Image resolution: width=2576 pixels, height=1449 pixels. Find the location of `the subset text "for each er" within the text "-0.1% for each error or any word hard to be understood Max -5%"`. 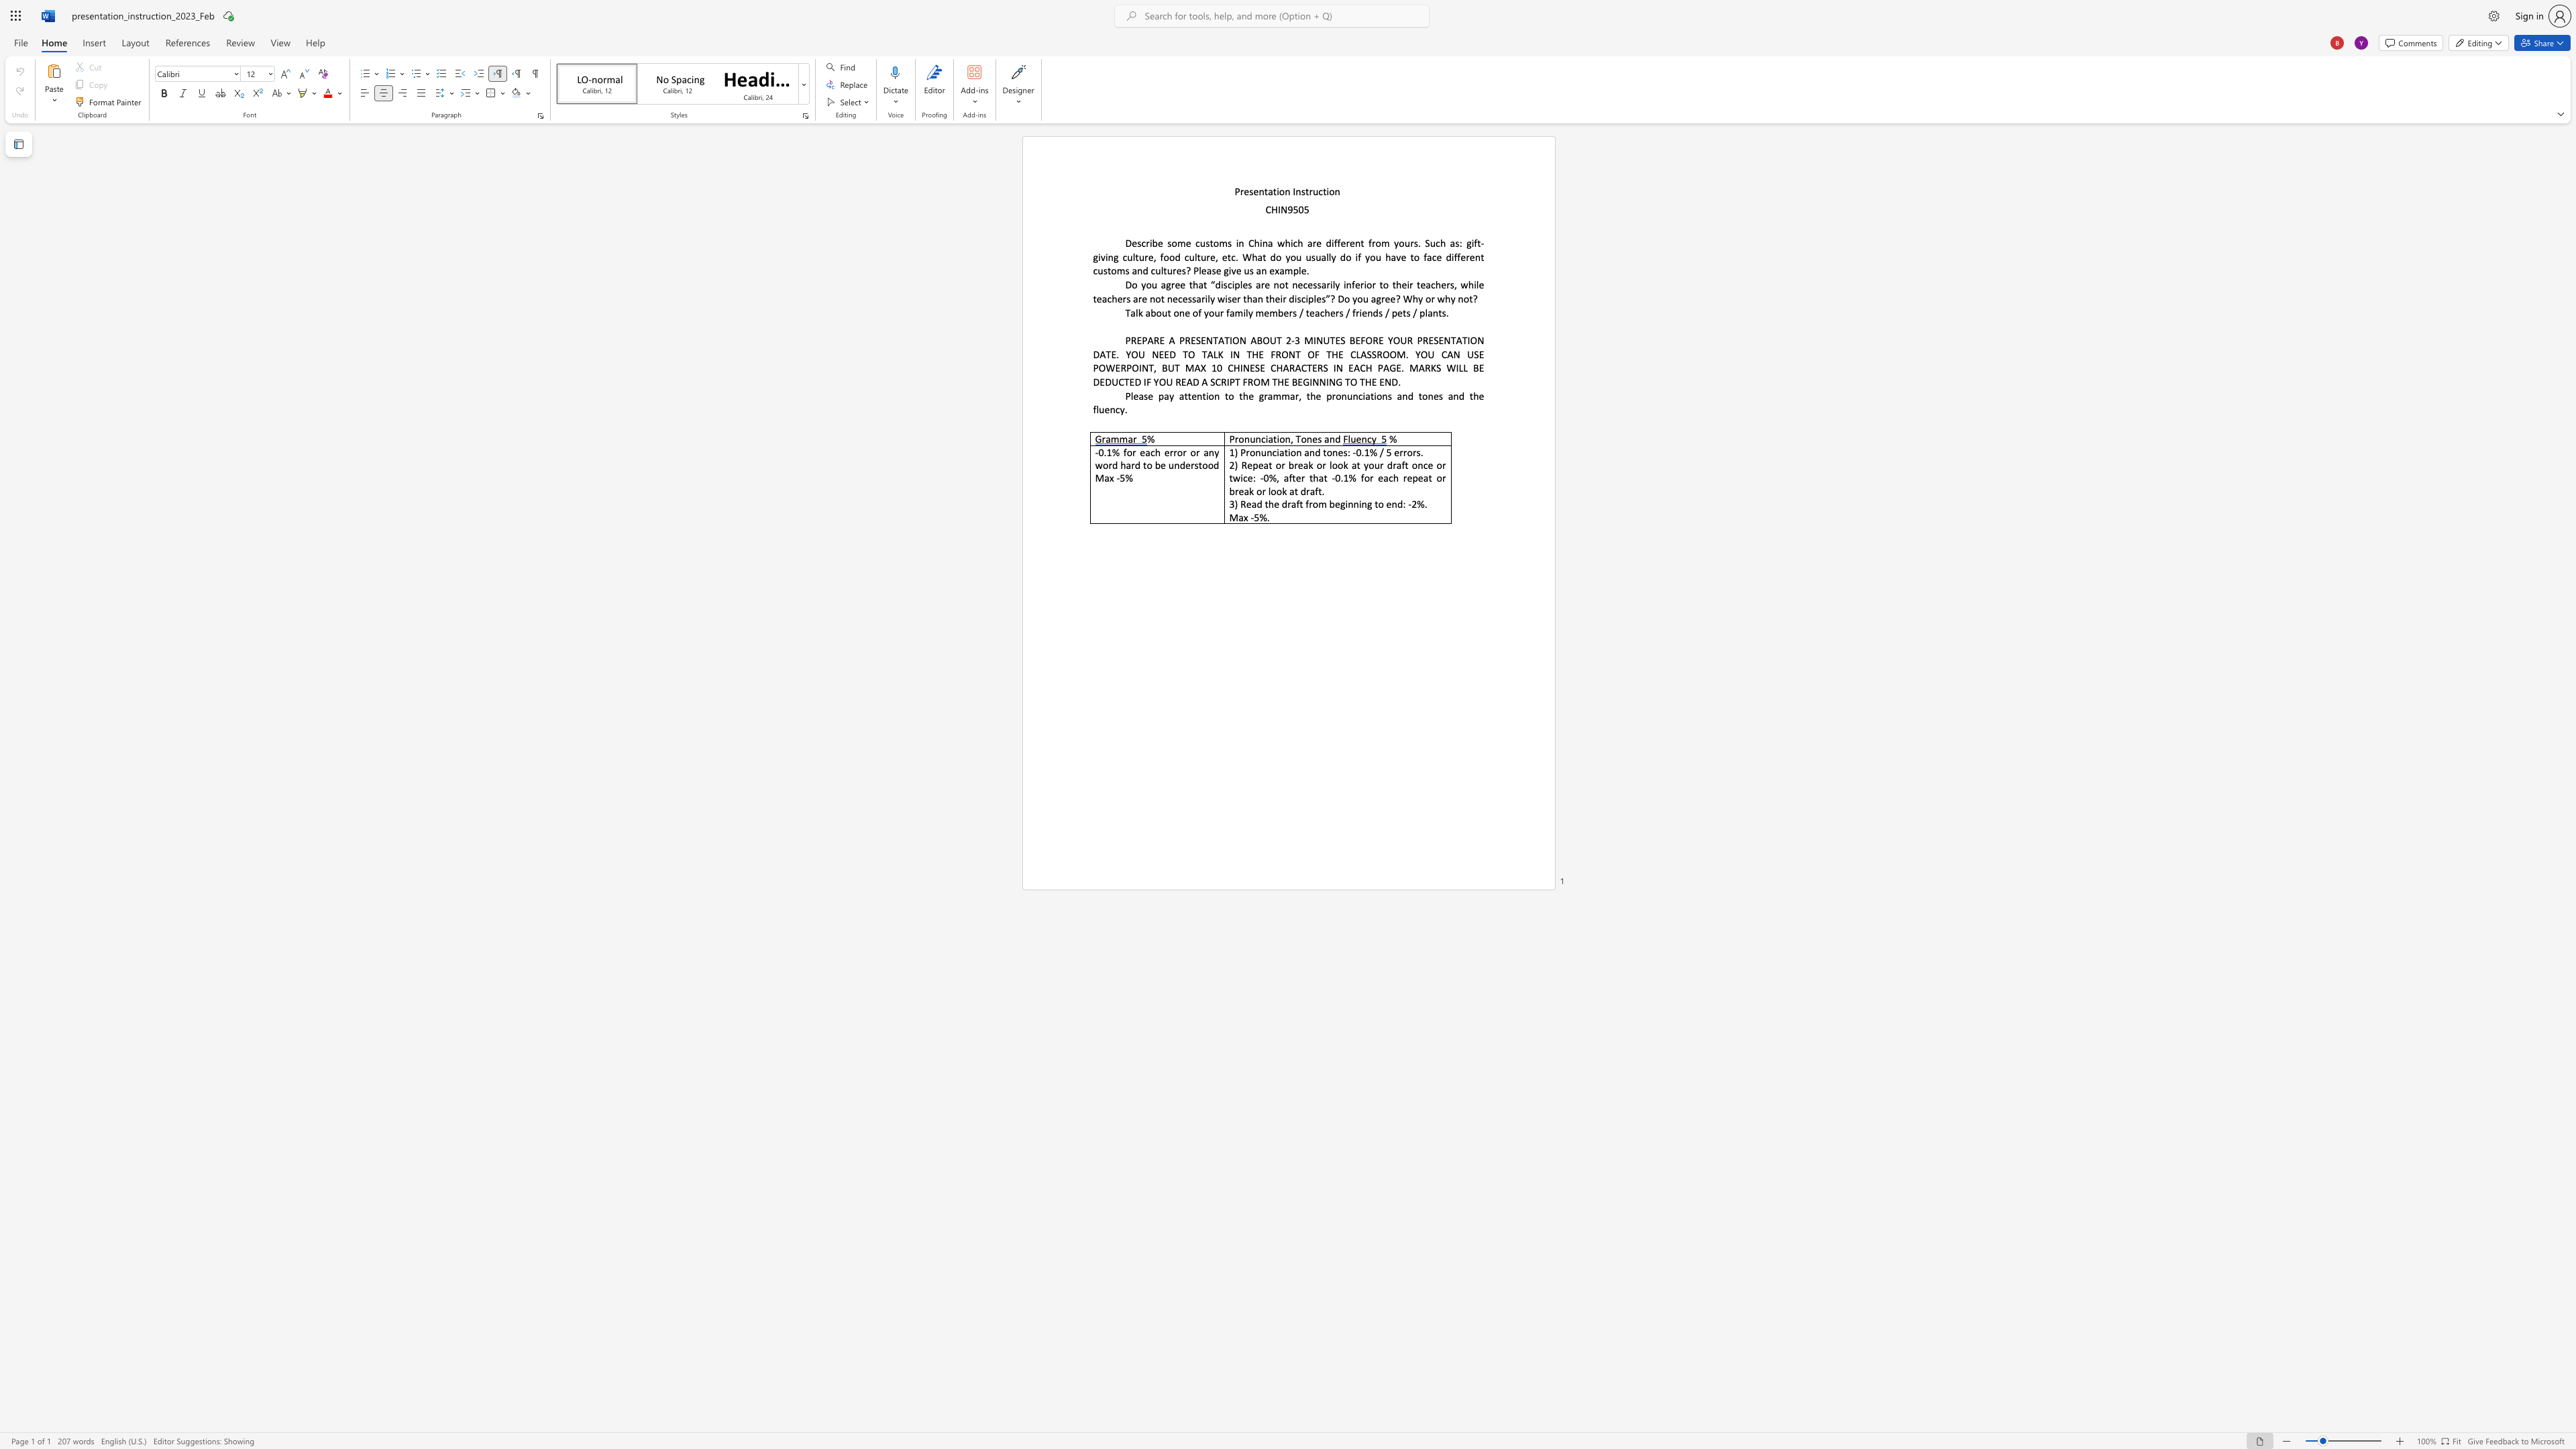

the subset text "for each er" within the text "-0.1% for each error or any word hard to be understood Max -5%" is located at coordinates (1123, 452).